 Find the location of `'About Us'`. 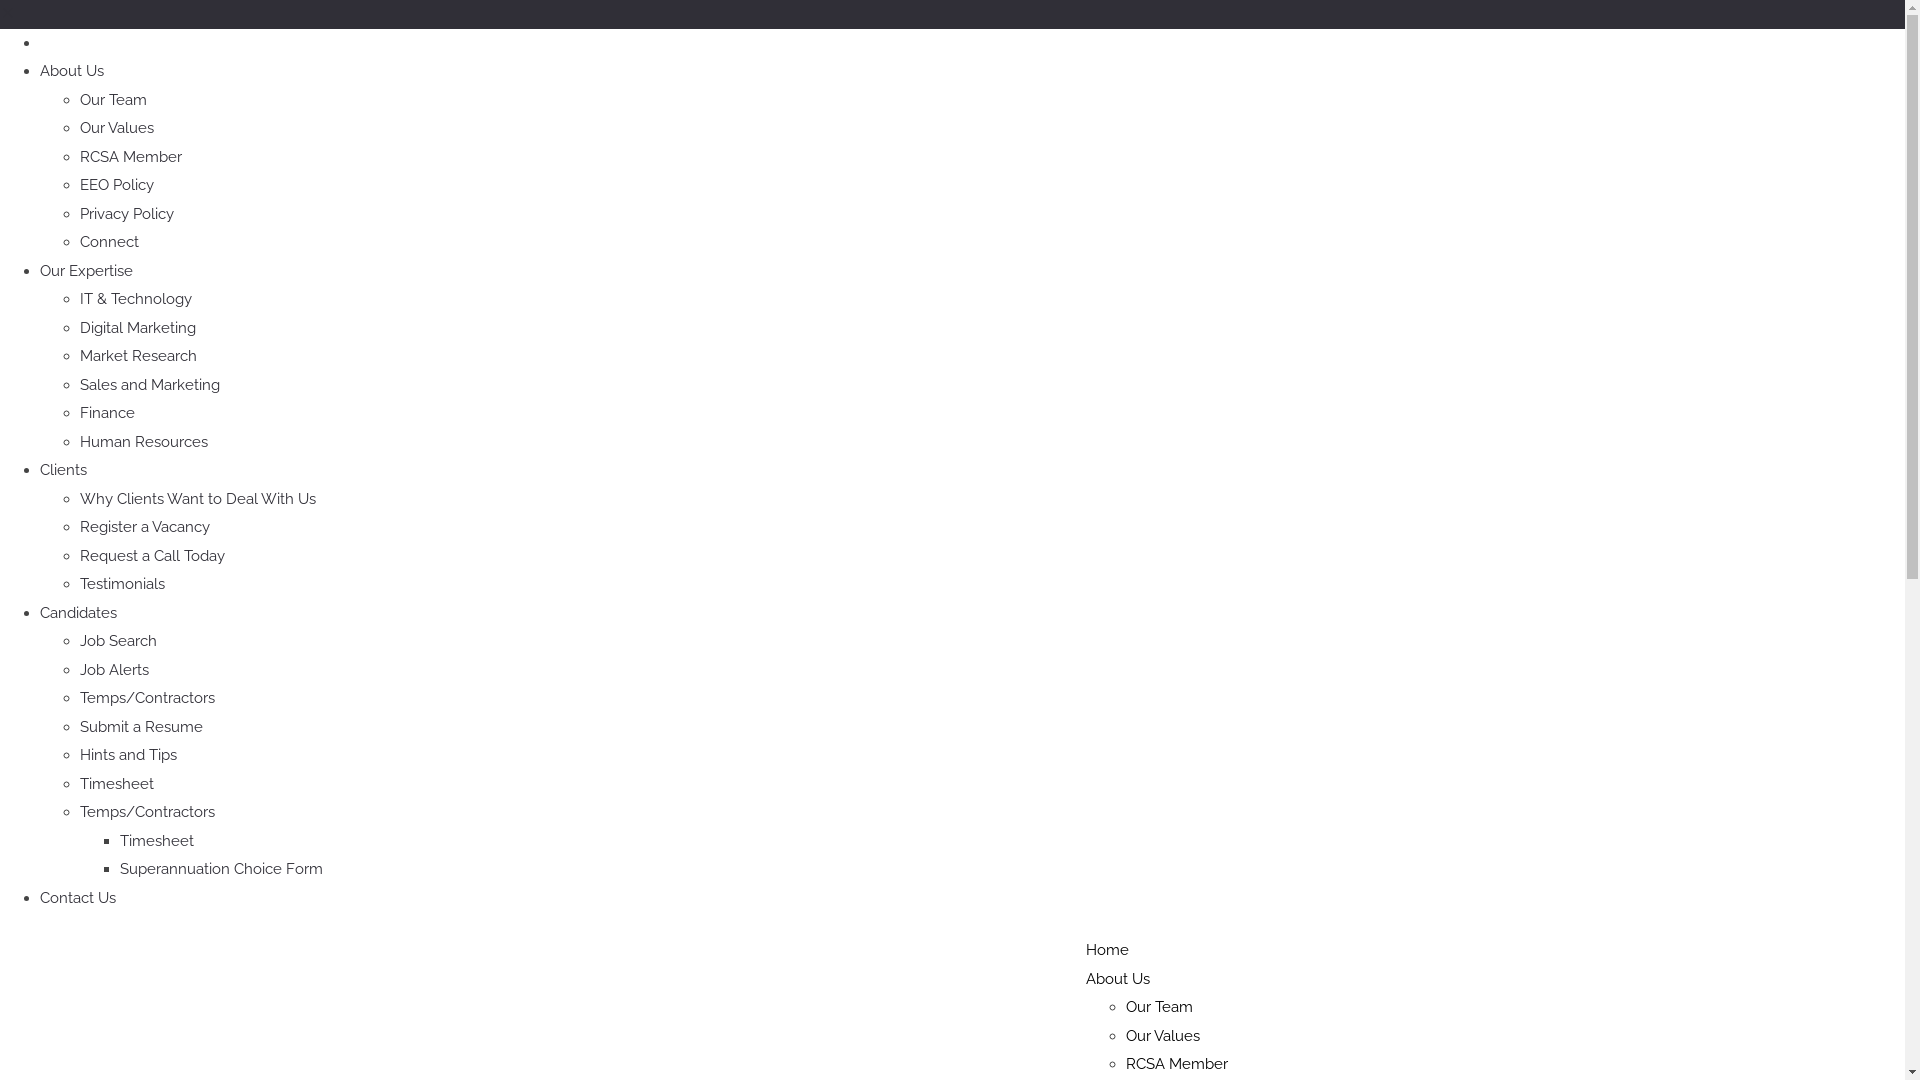

'About Us' is located at coordinates (1117, 978).